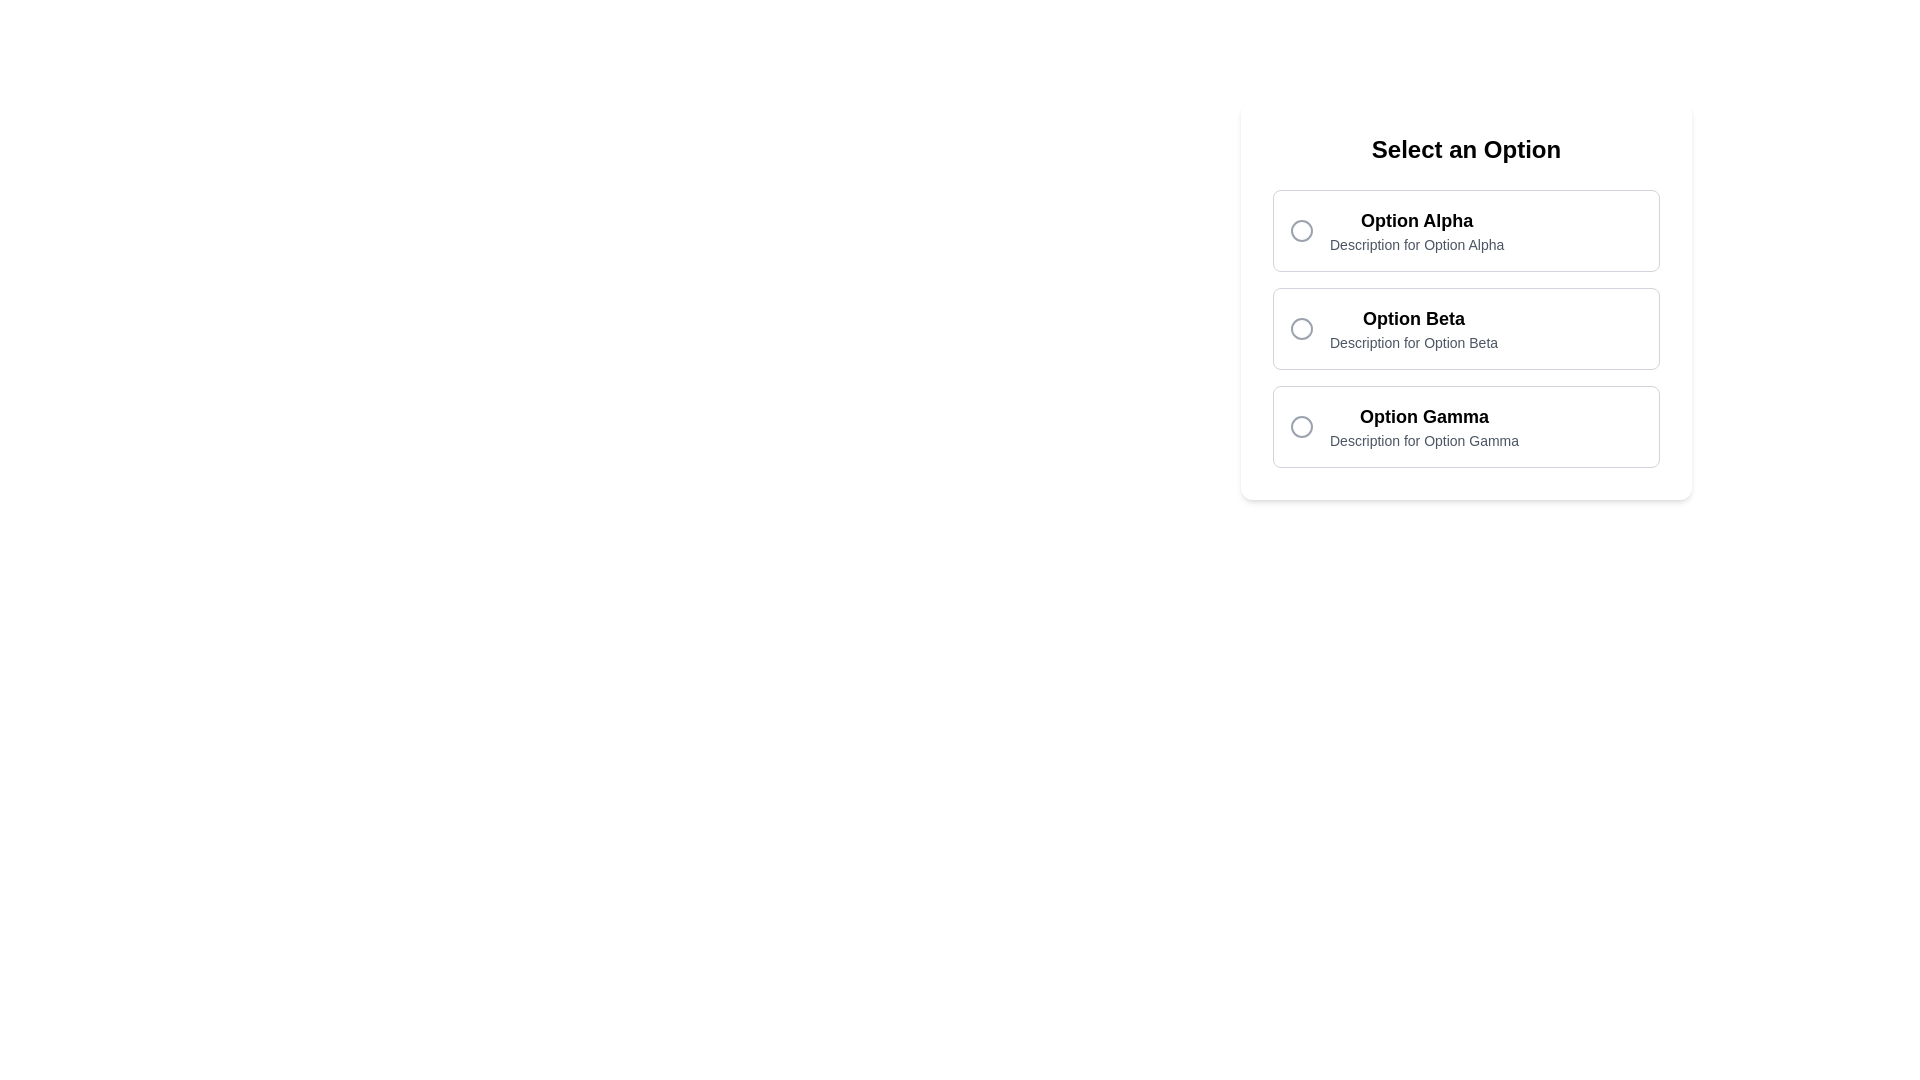 This screenshot has height=1080, width=1920. What do you see at coordinates (1416, 220) in the screenshot?
I see `the text label for the first option in the selection list under the heading 'Select an Option'. This label distinguishes the first choice from others in the group` at bounding box center [1416, 220].